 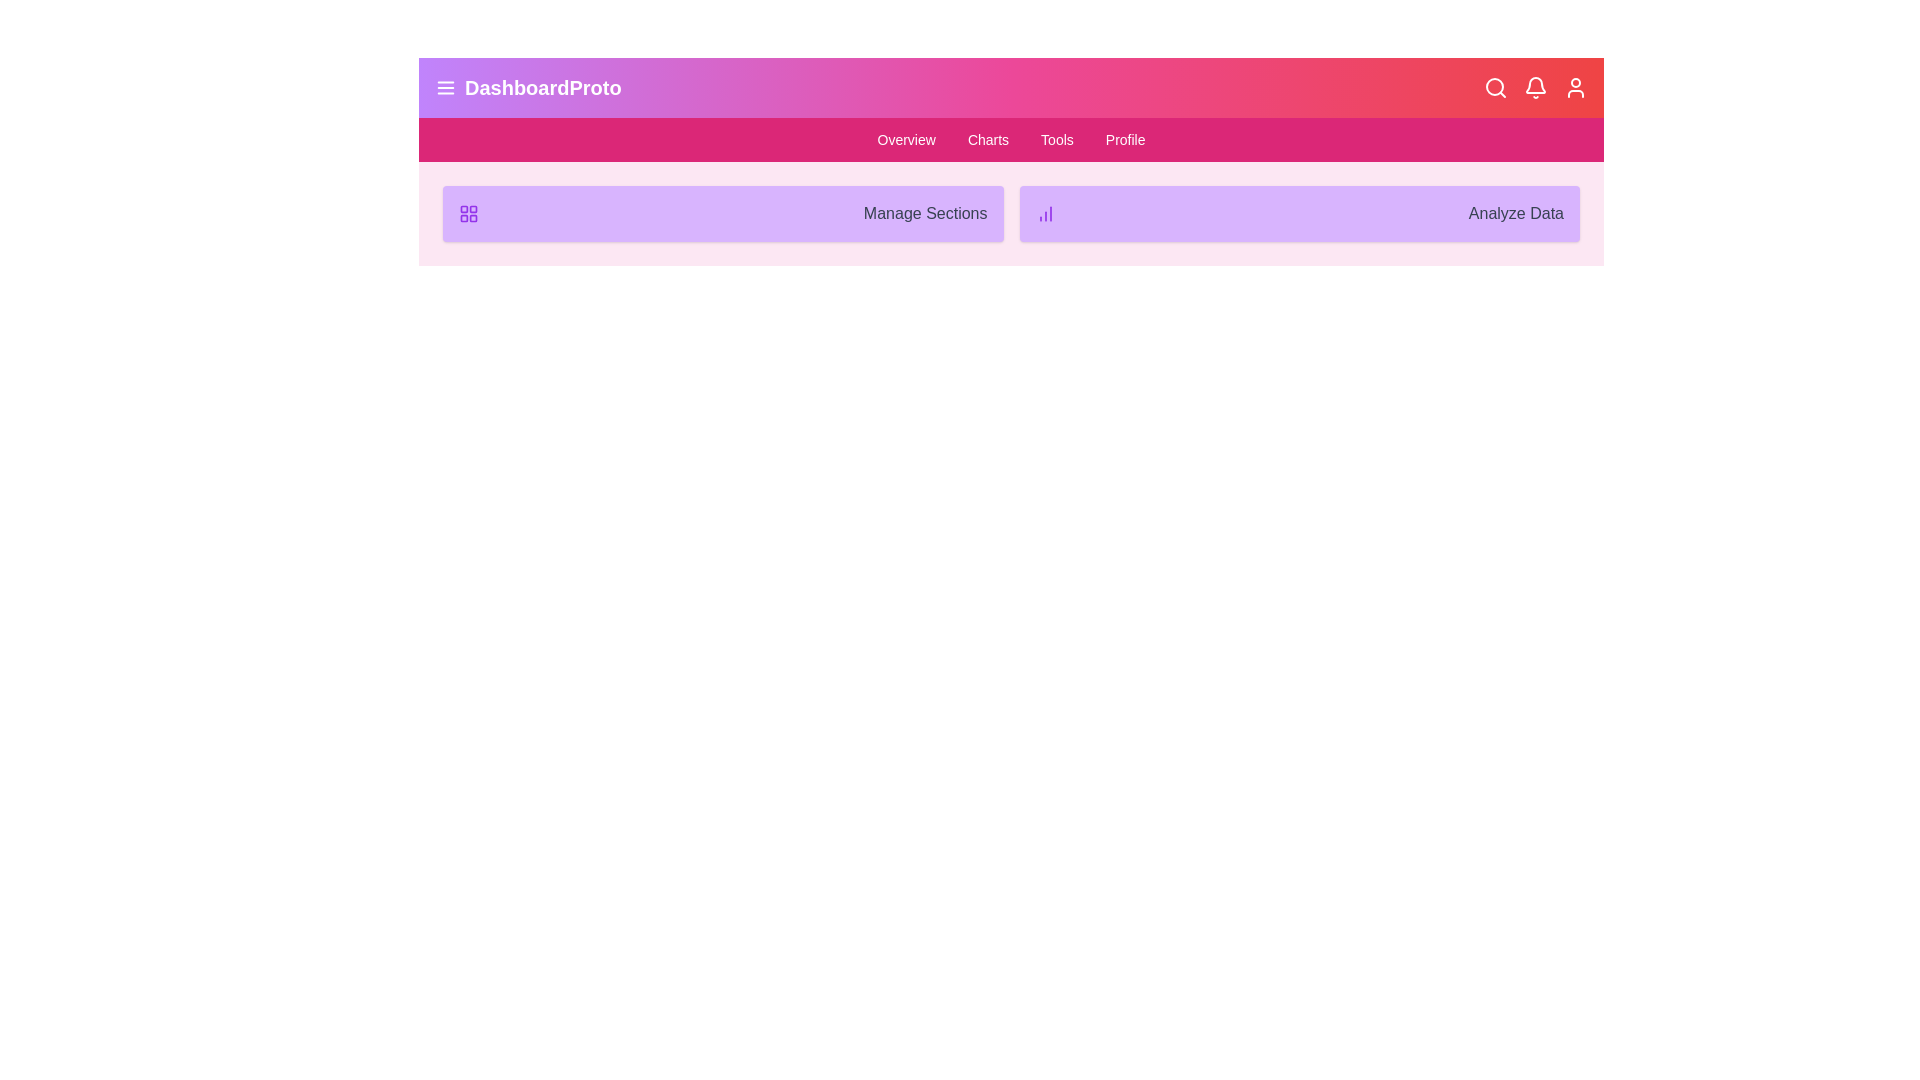 I want to click on the text element 'Manage Sections' to inspect its layout, so click(x=722, y=213).